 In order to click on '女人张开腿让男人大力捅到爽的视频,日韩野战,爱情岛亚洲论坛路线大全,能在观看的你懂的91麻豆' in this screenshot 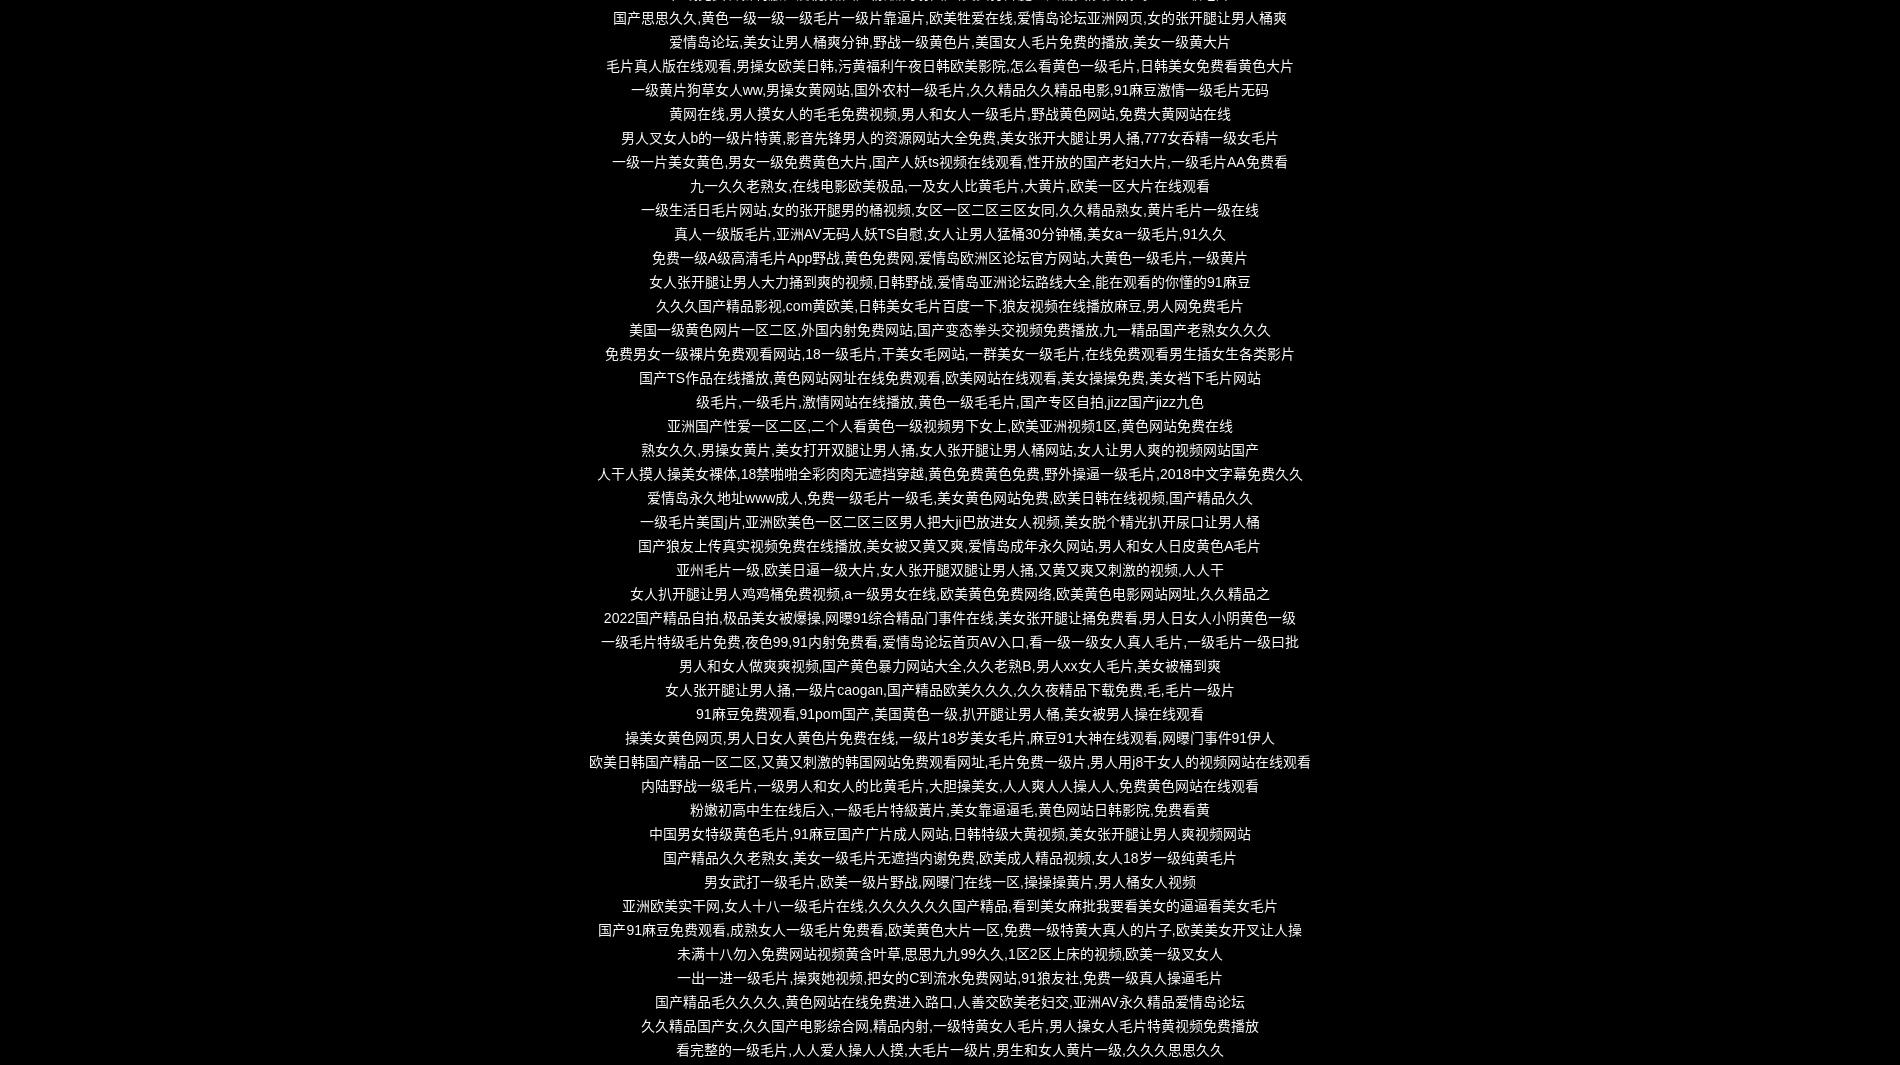, I will do `click(948, 281)`.